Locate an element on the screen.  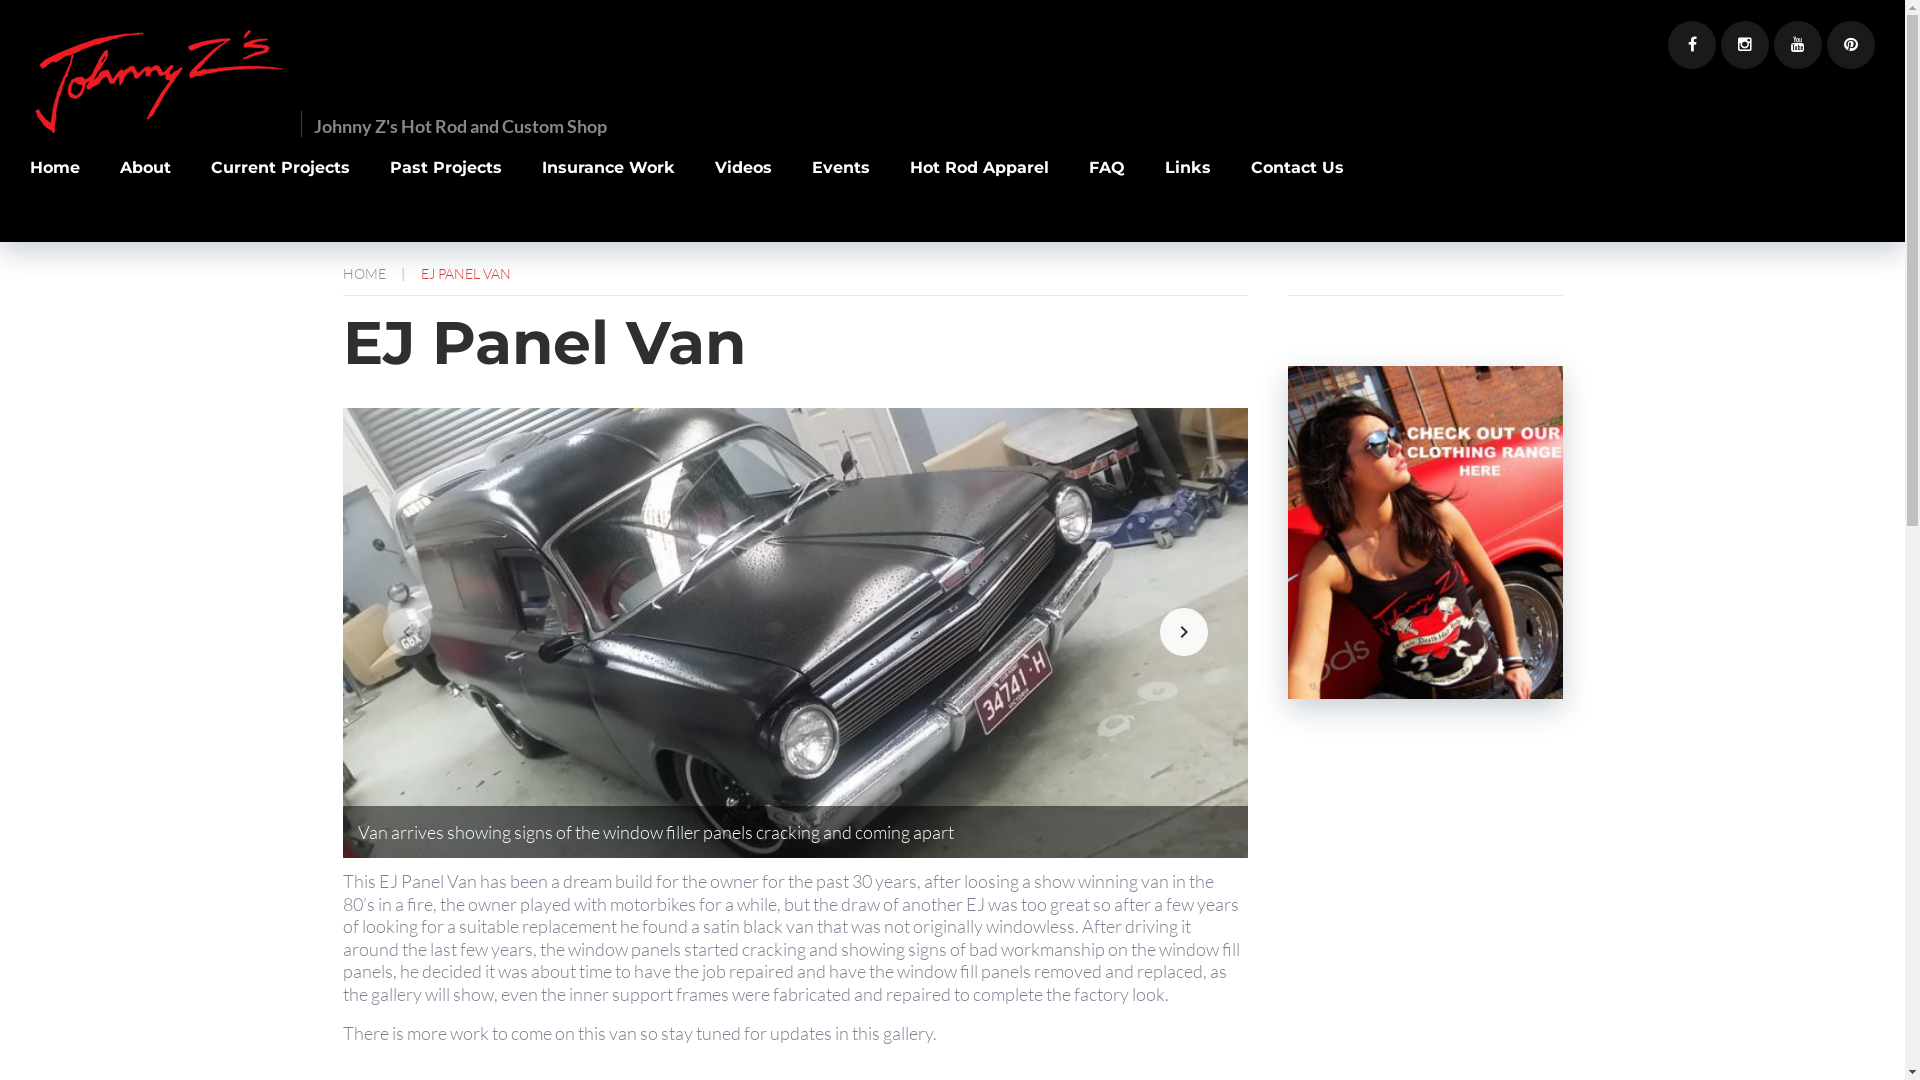
'Home' is located at coordinates (54, 188).